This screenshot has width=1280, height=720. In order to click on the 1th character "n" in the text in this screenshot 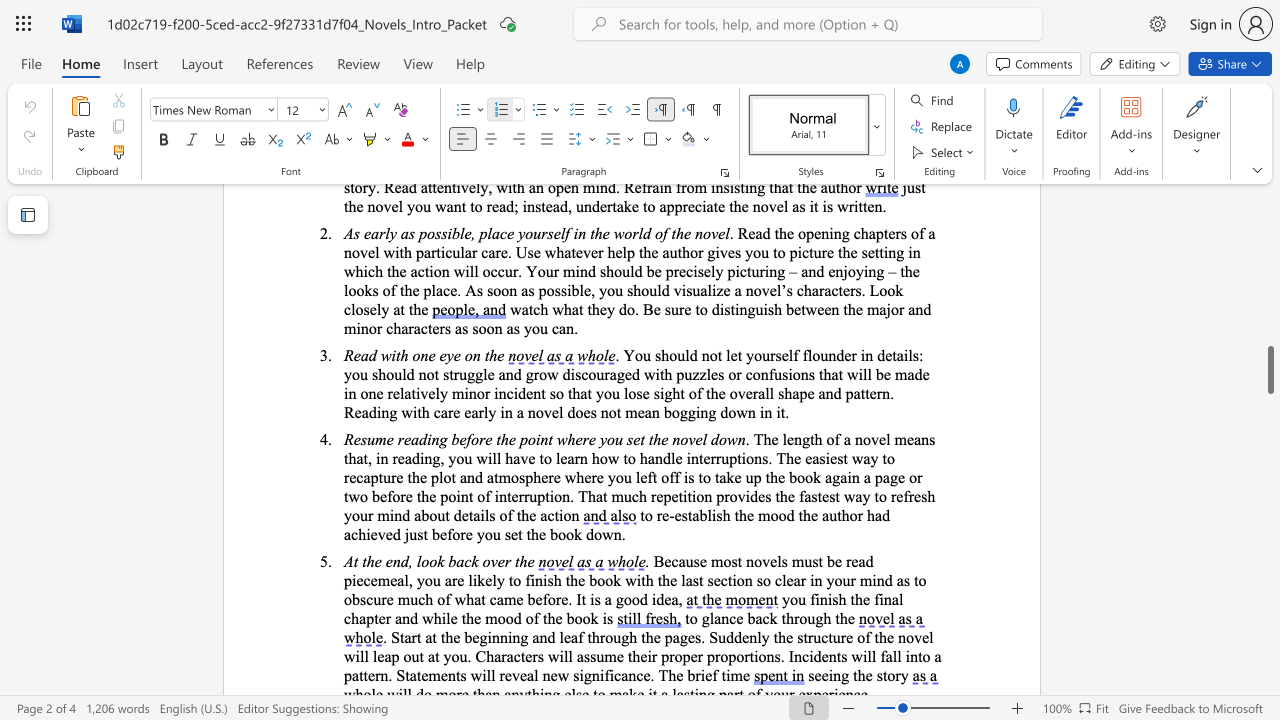, I will do `click(398, 514)`.